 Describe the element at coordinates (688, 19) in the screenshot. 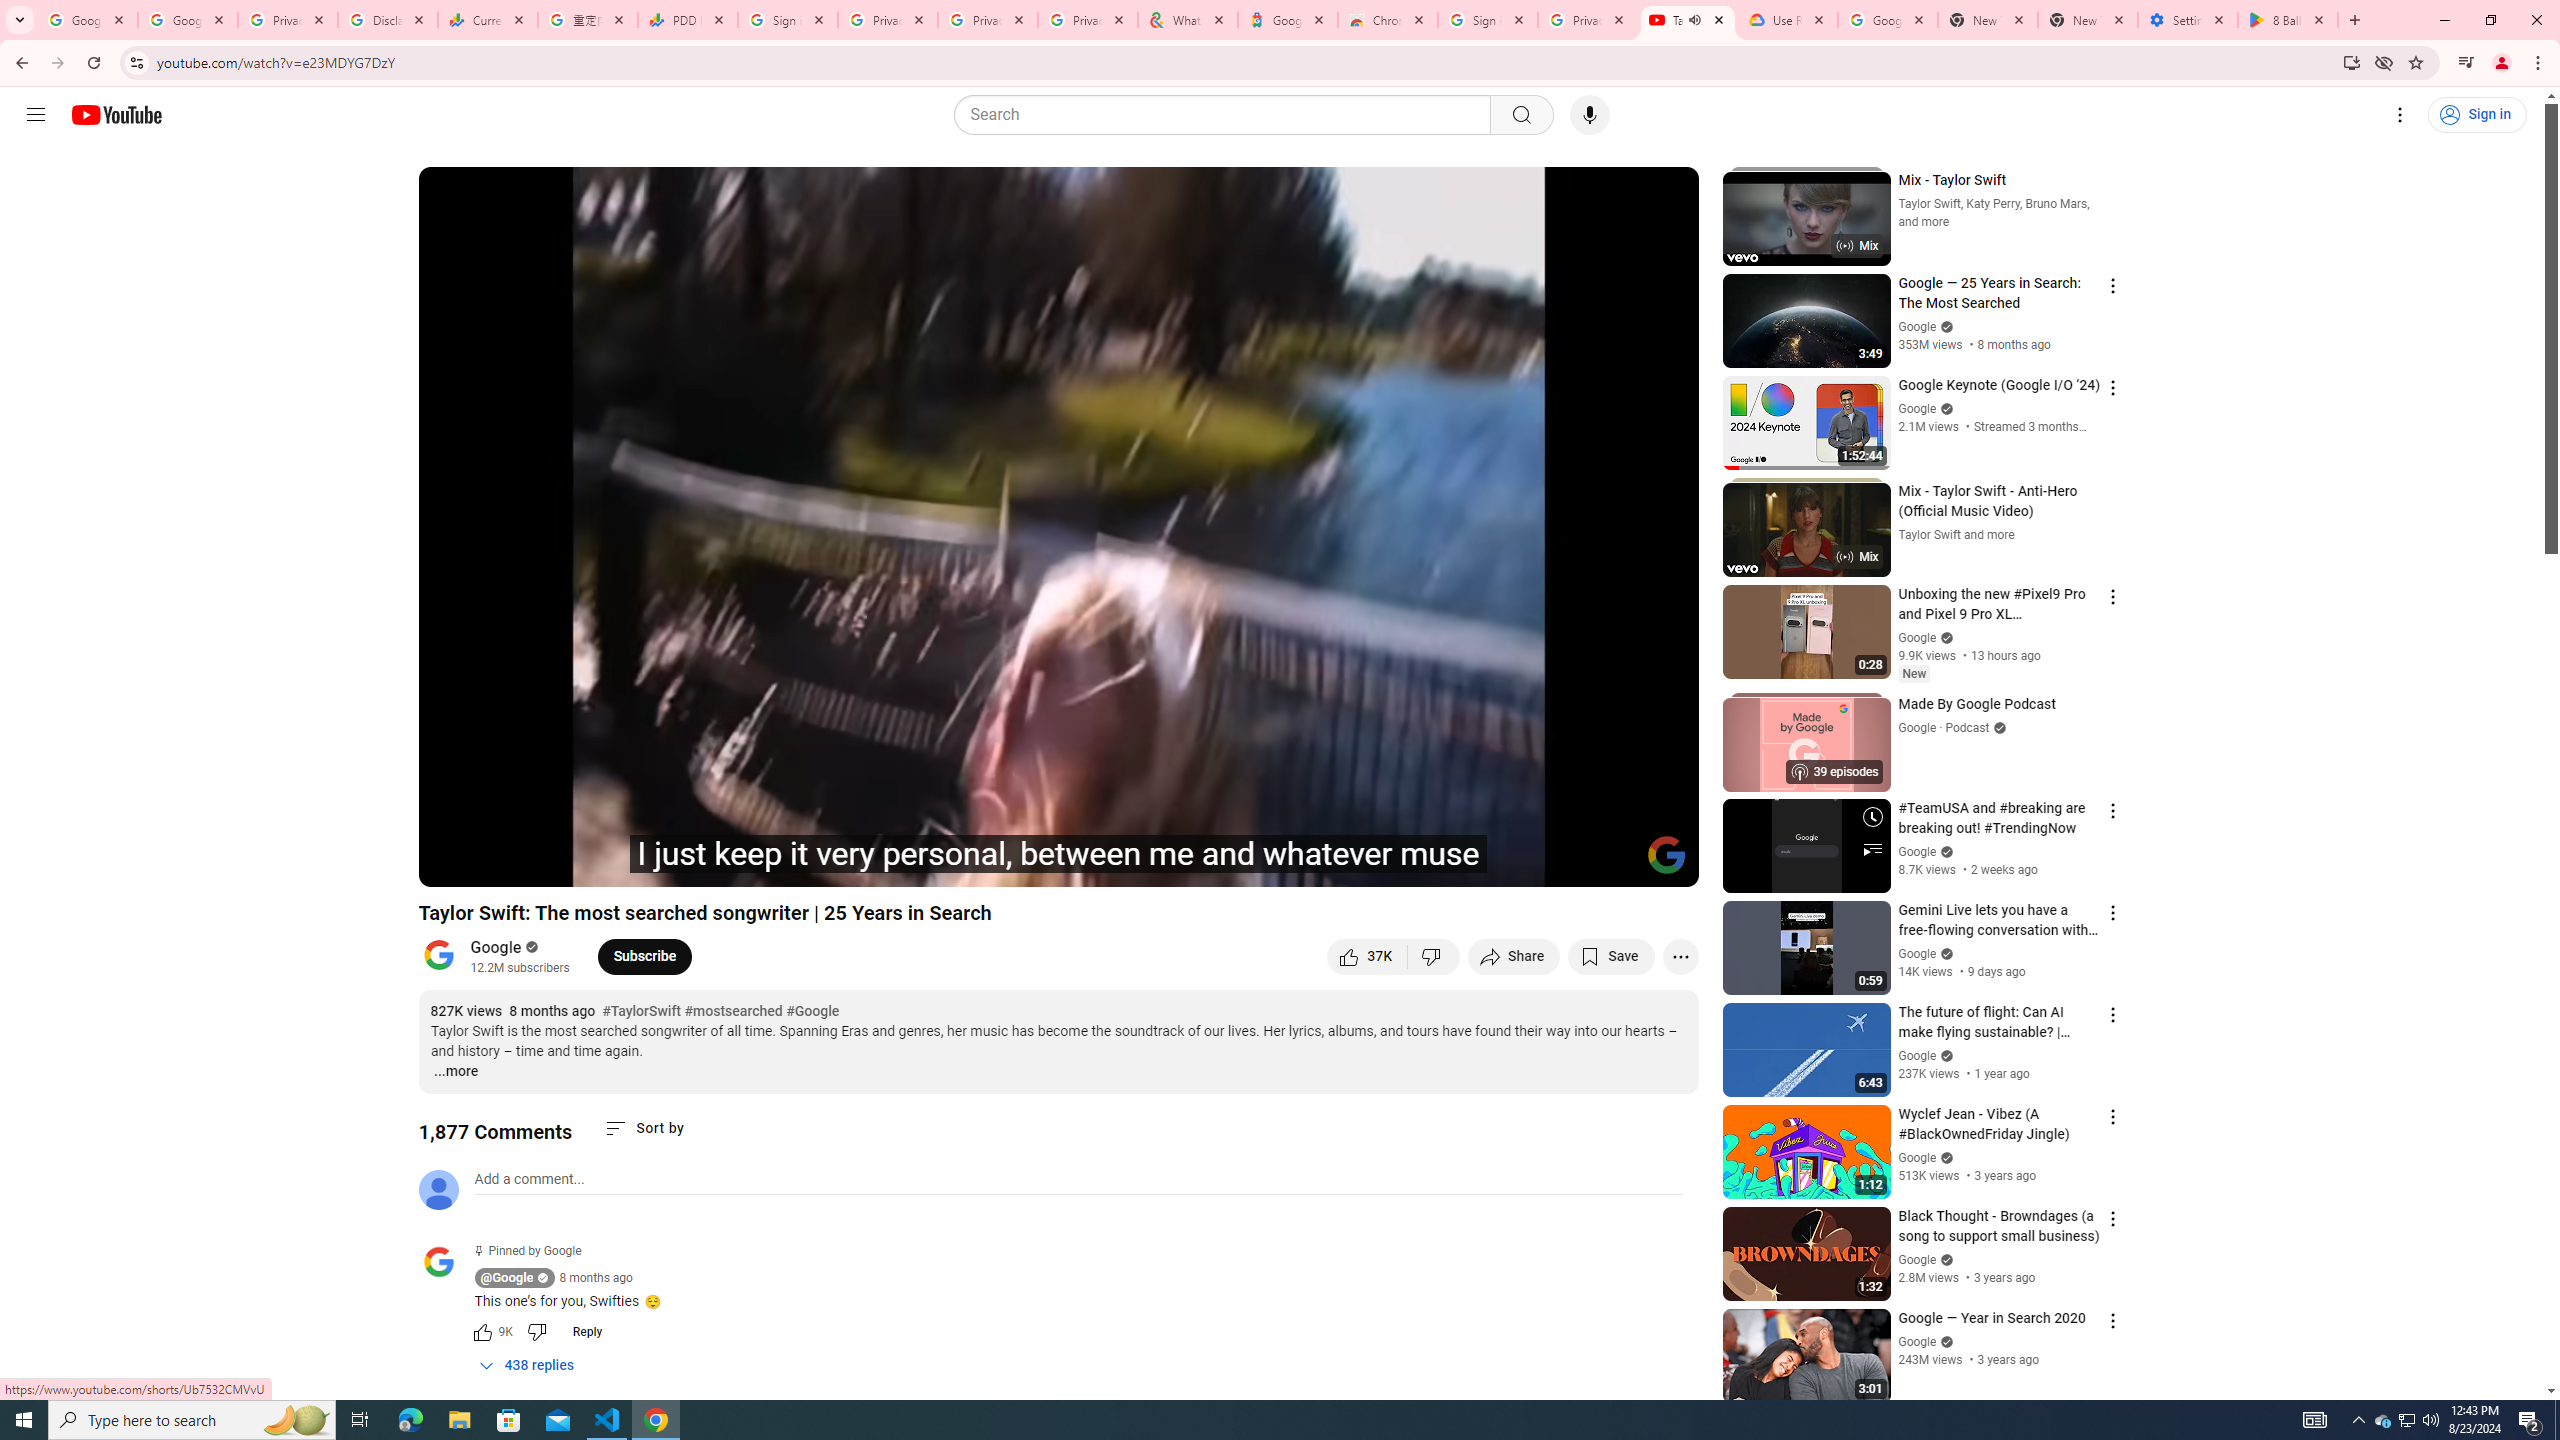

I see `'PDD Holdings Inc - ADR (PDD) Price & News - Google Finance'` at that location.